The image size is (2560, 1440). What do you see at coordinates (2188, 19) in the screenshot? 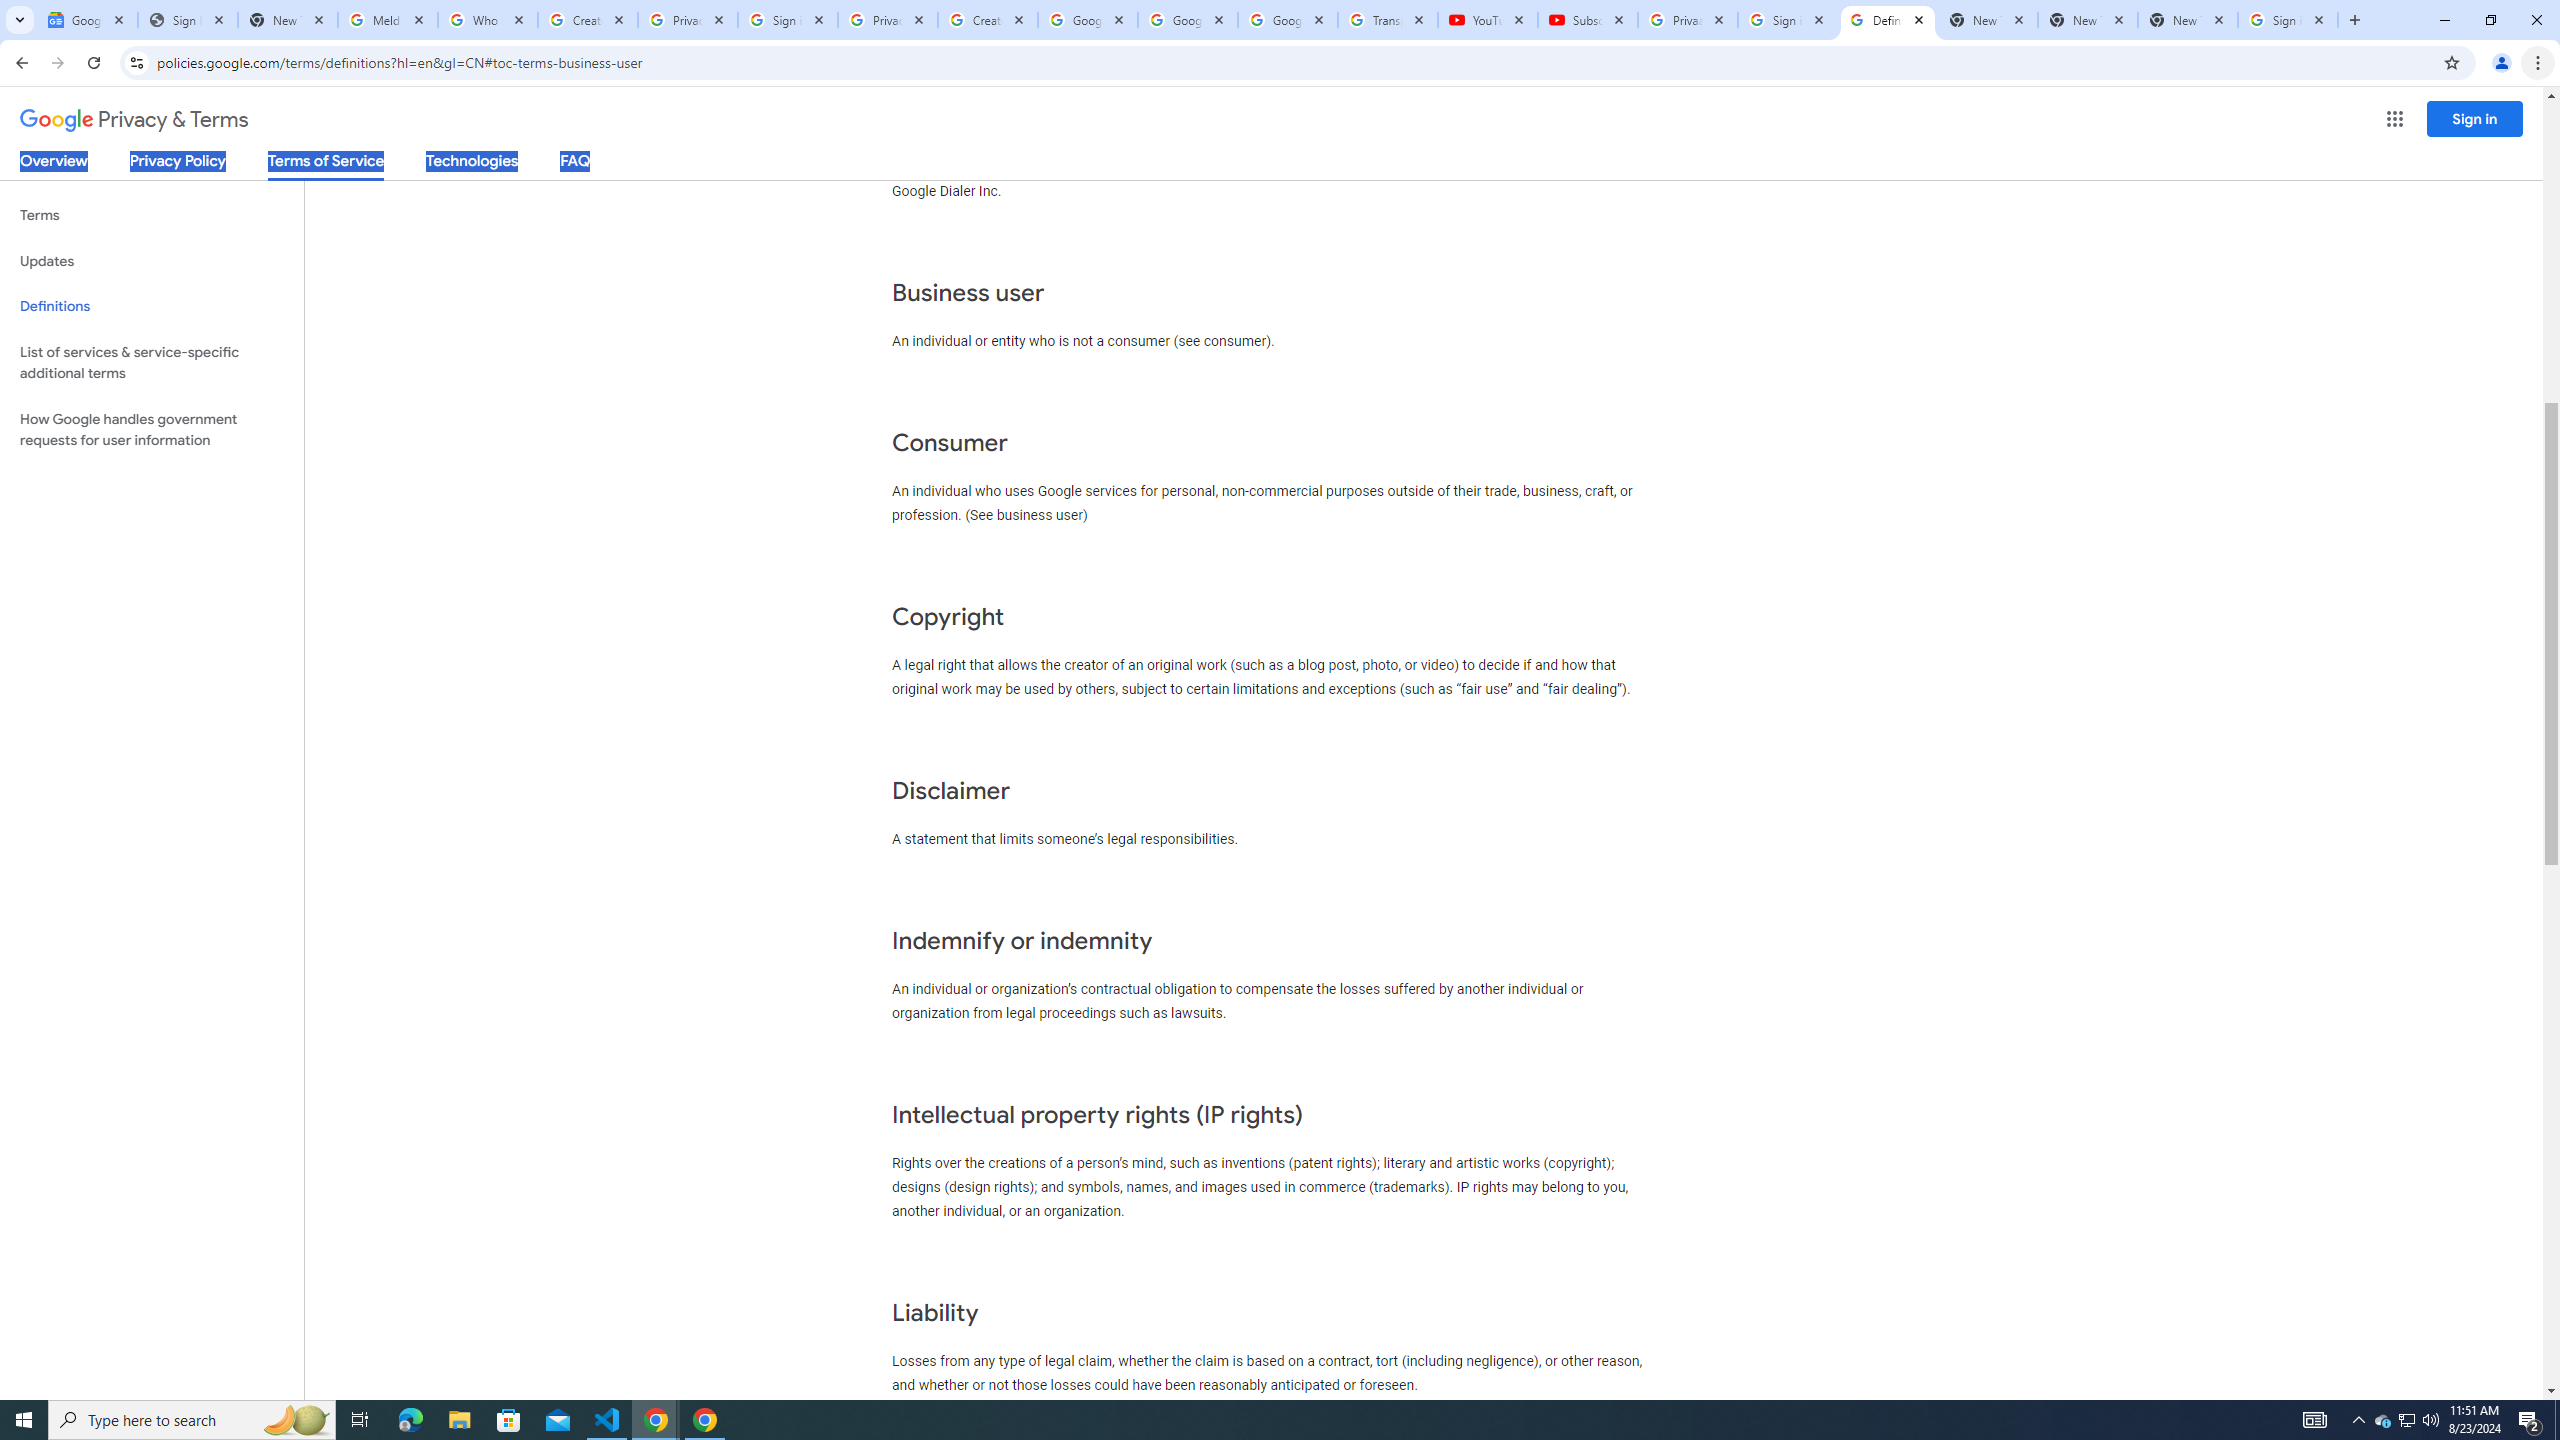
I see `'New Tab'` at bounding box center [2188, 19].